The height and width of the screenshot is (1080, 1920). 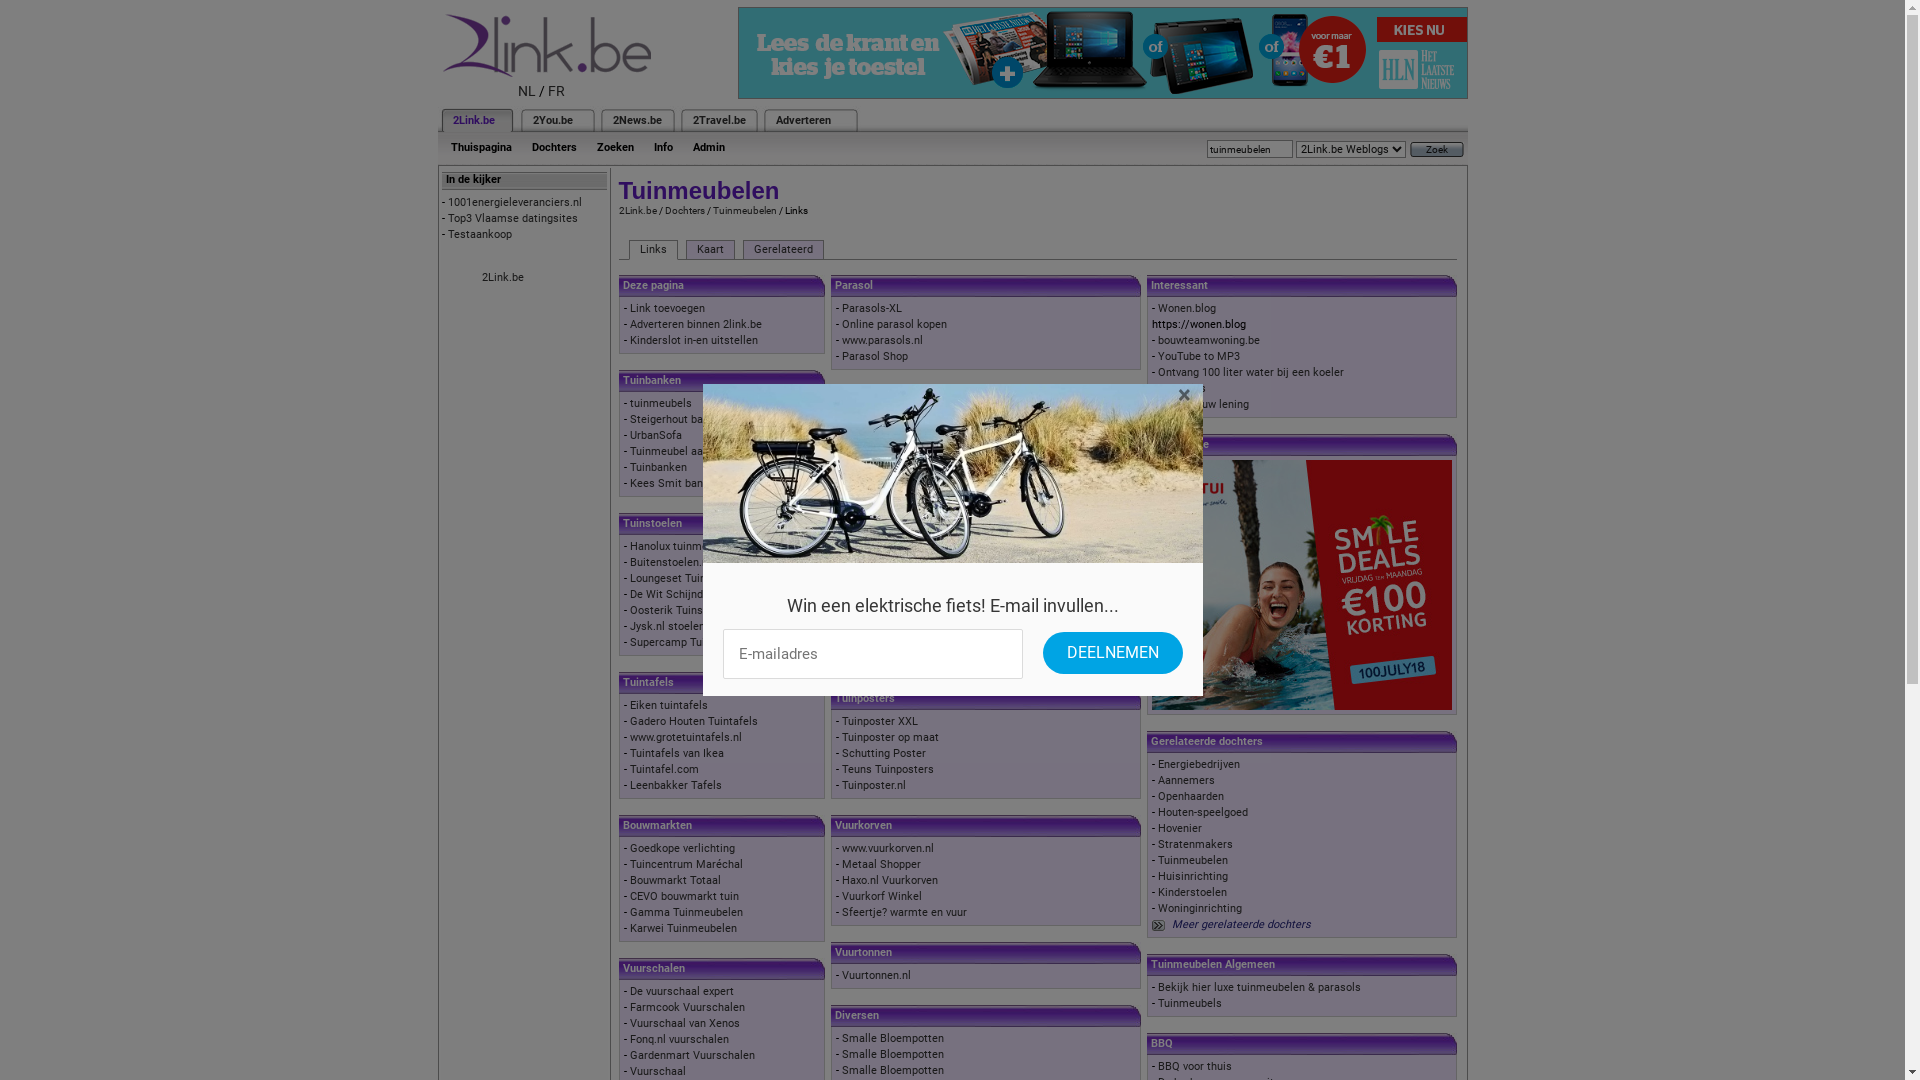 I want to click on 'Openhaarden', so click(x=1190, y=795).